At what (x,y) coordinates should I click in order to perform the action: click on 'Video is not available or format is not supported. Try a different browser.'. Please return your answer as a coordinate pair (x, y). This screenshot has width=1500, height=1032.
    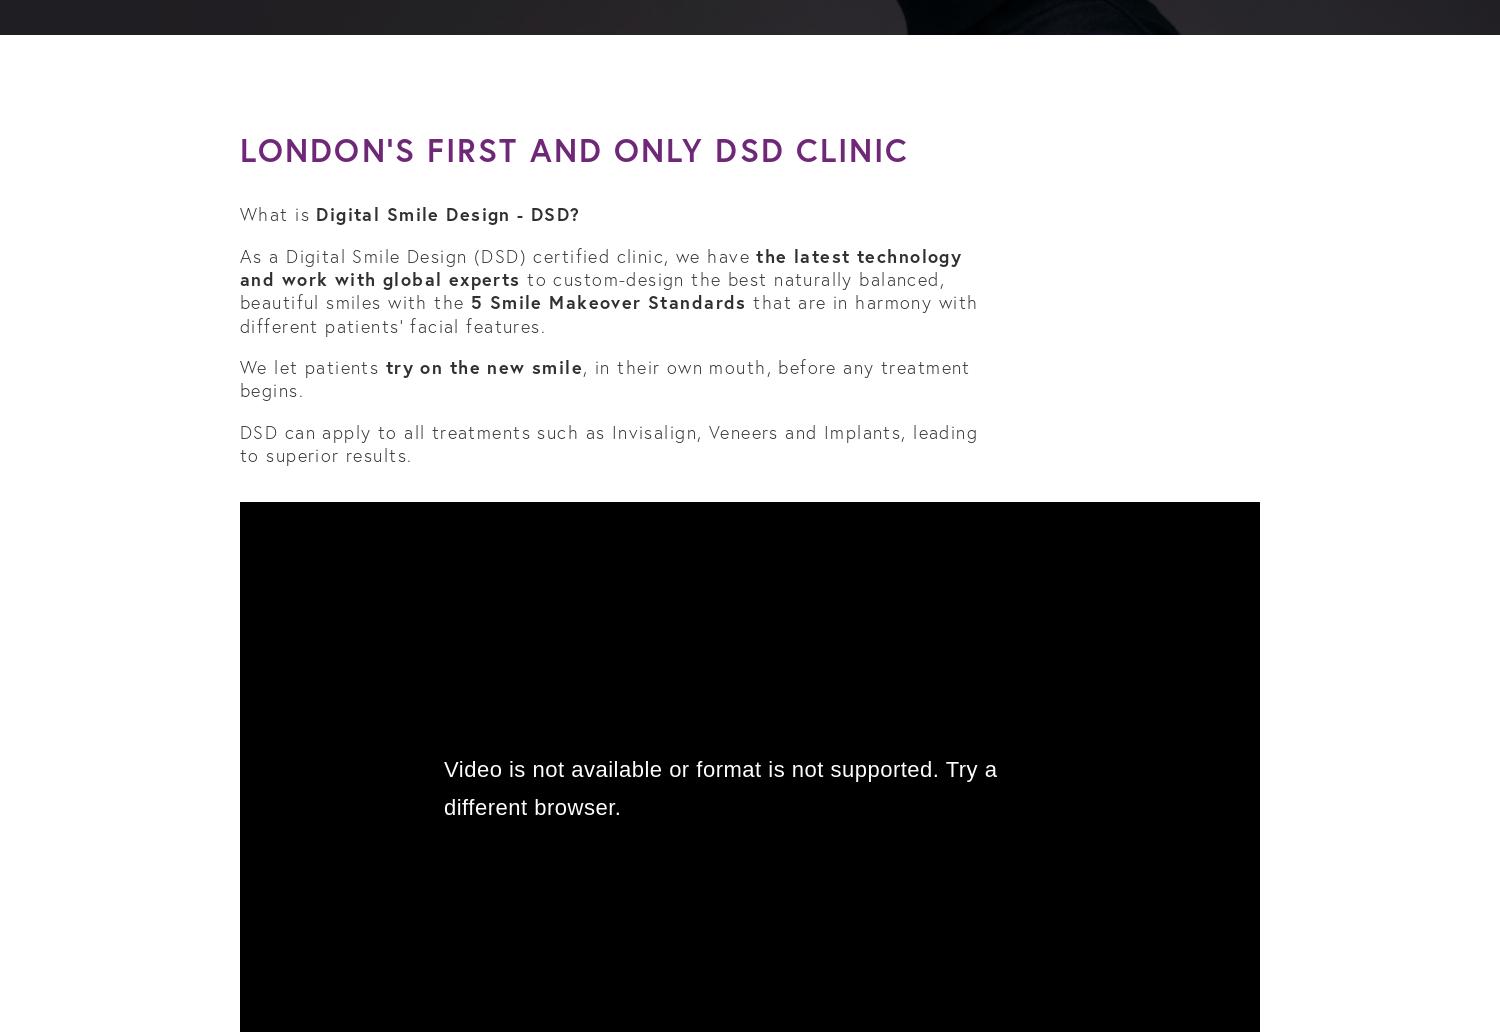
    Looking at the image, I should click on (719, 788).